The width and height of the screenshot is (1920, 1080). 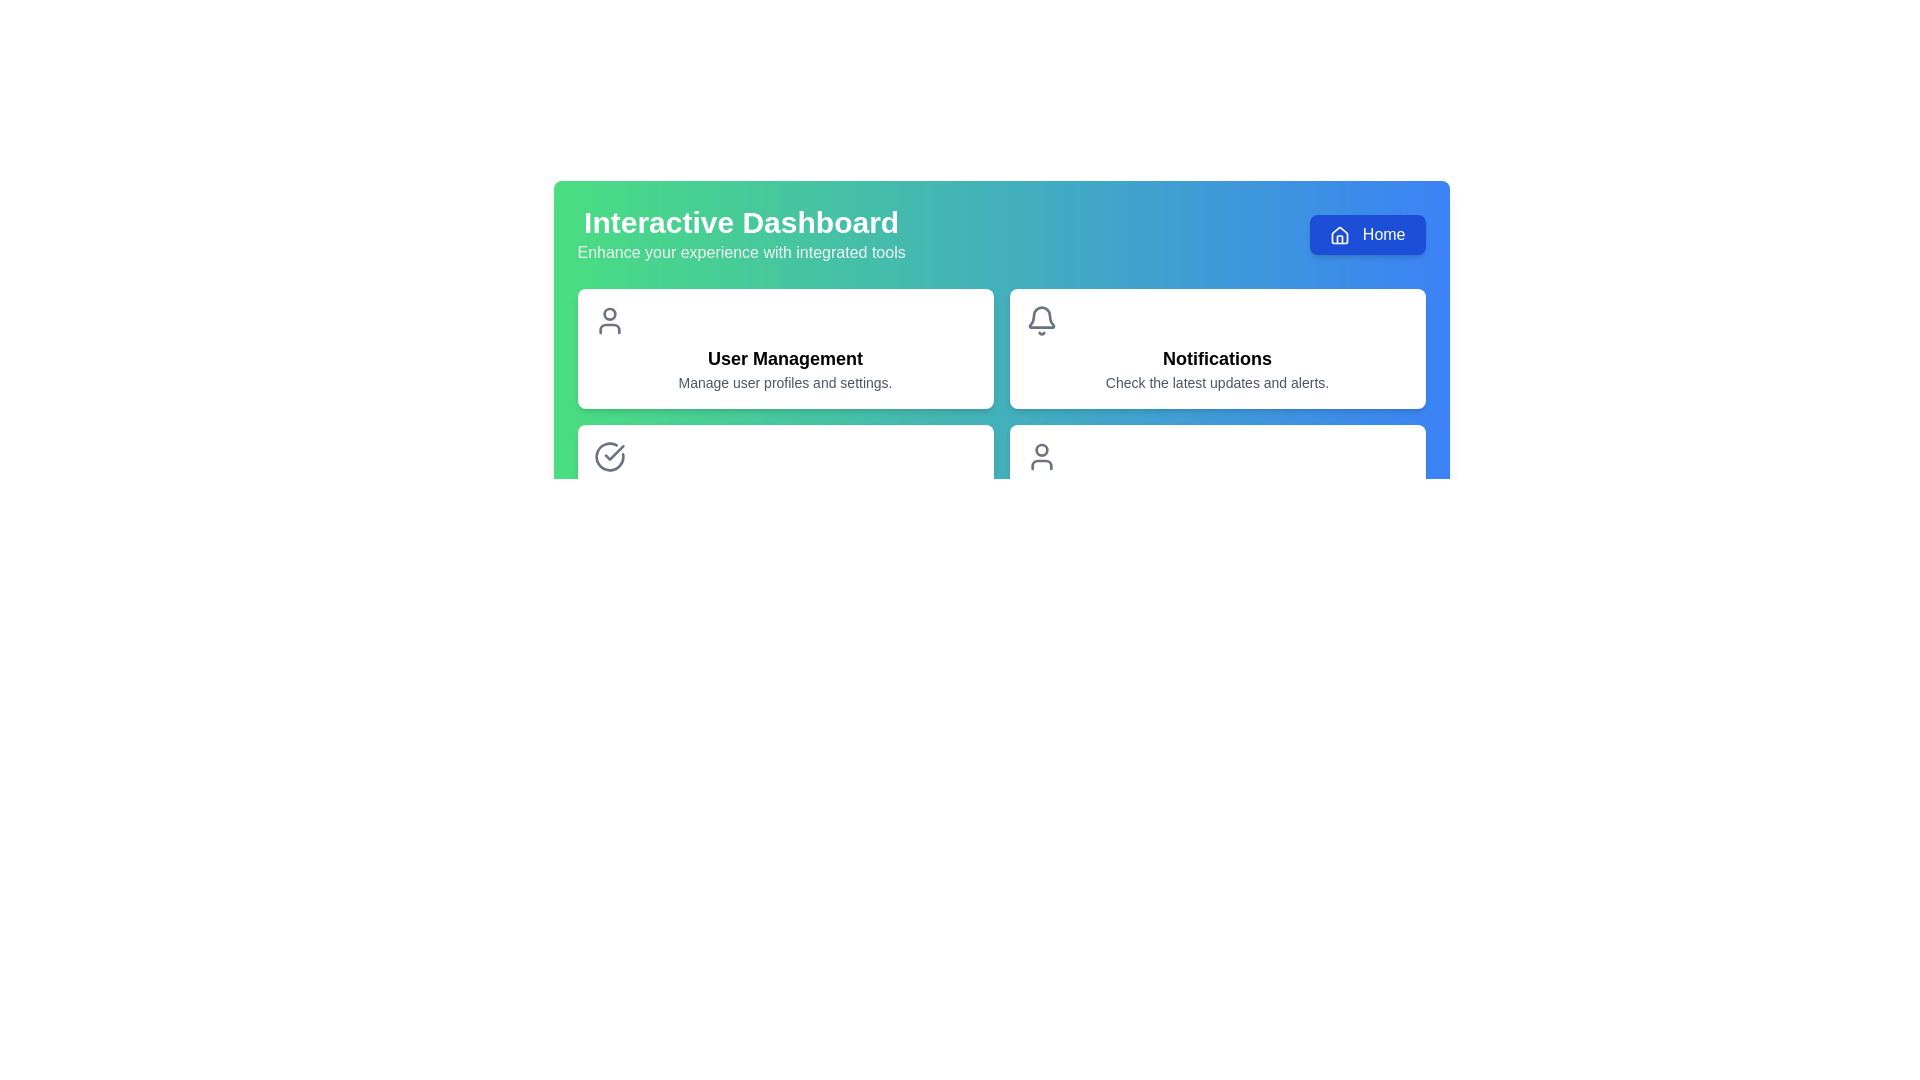 I want to click on the 'Home' icon located in the top-right corner of the interface, so click(x=1340, y=234).